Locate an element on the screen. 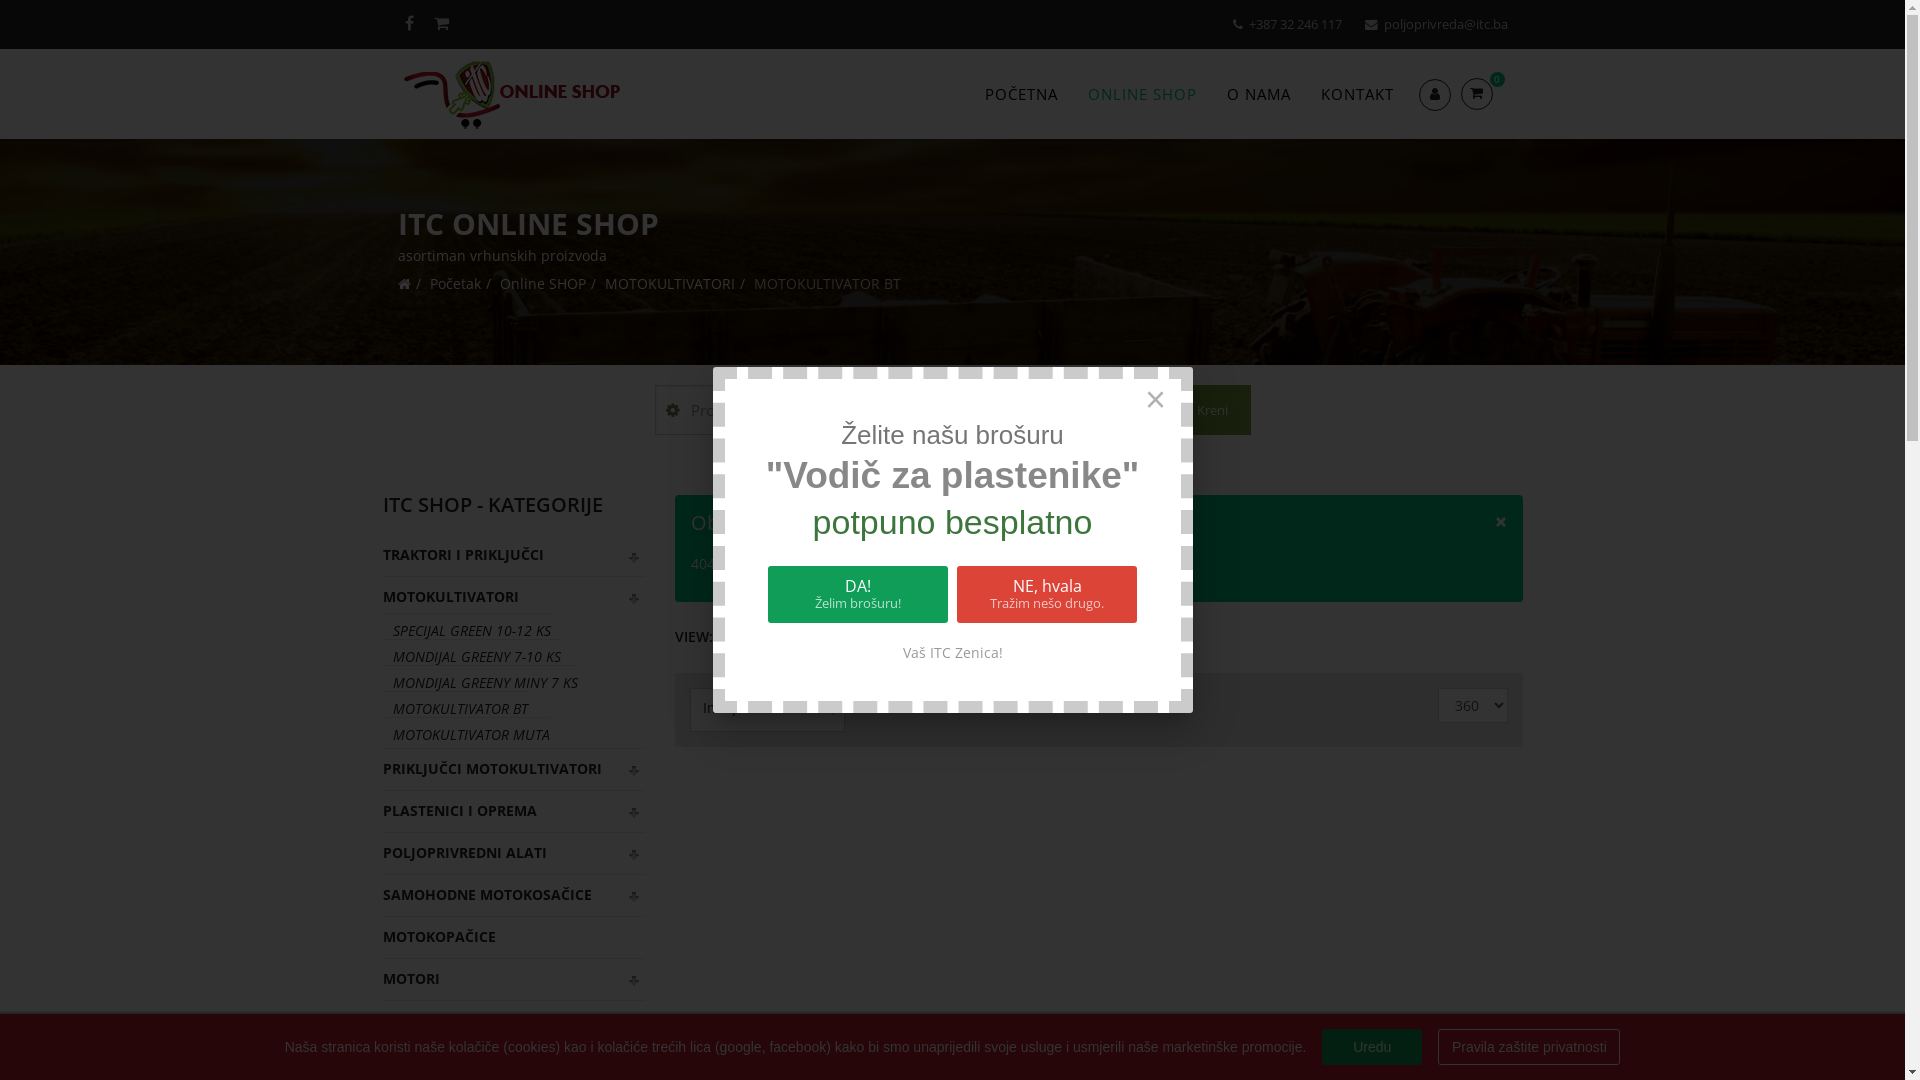  'O NAMA' is located at coordinates (1257, 93).